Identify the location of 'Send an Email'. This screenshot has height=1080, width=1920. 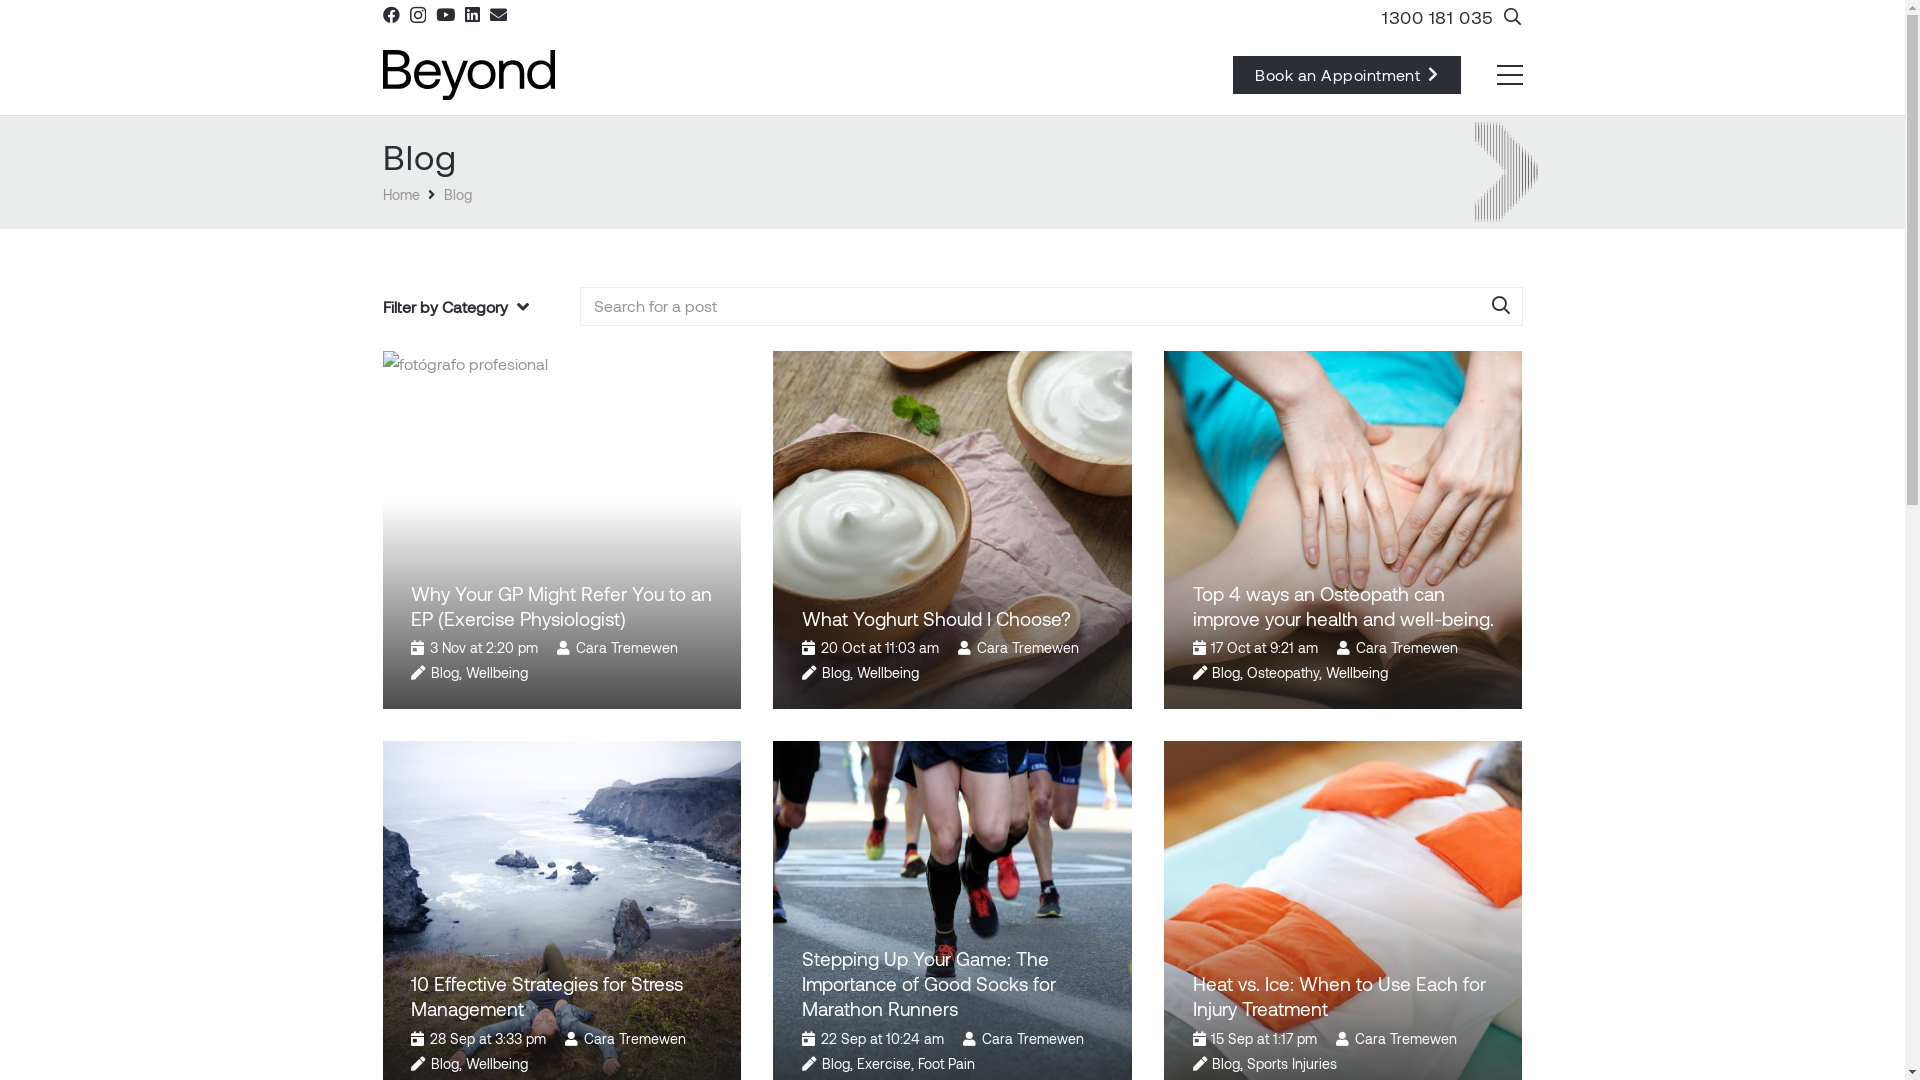
(1075, 737).